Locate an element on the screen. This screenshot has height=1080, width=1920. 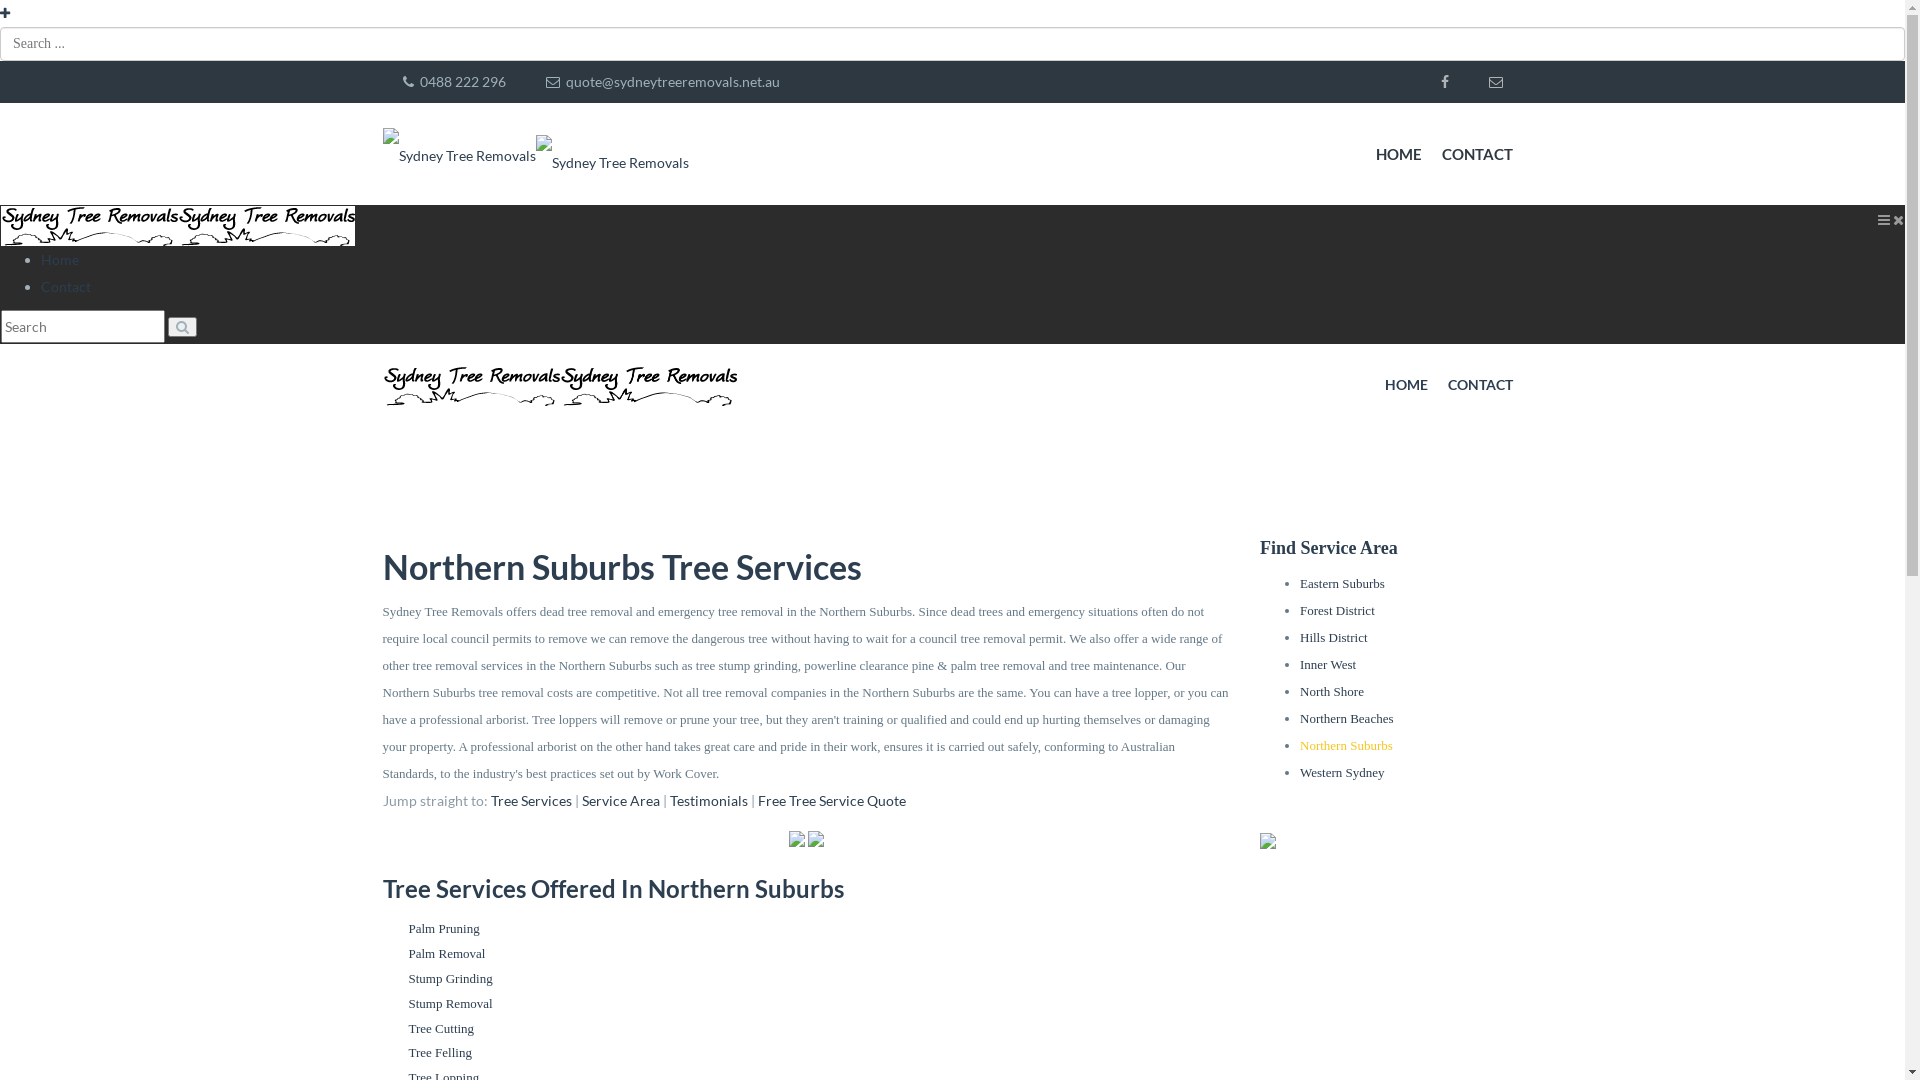
'Stump Removal' is located at coordinates (449, 1003).